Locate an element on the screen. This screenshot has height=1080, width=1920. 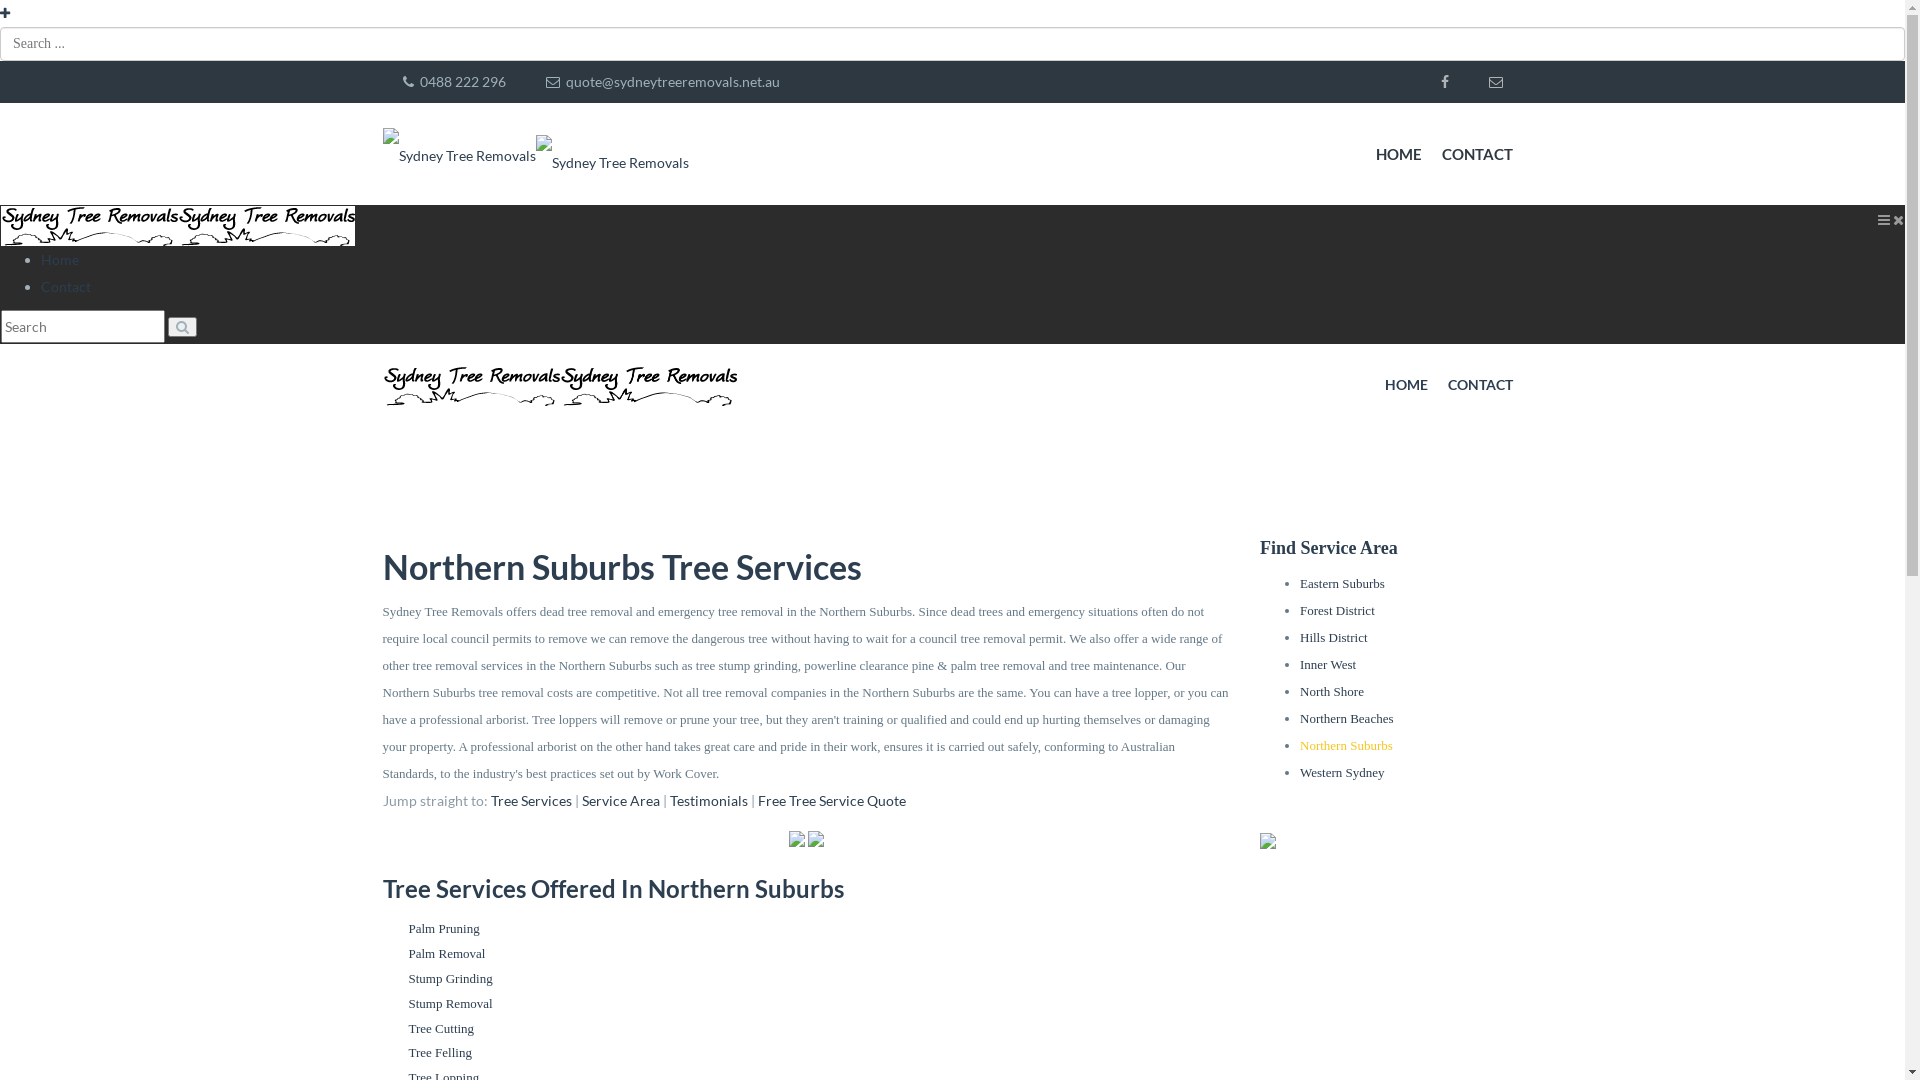
'Stump Removal' is located at coordinates (449, 1003).